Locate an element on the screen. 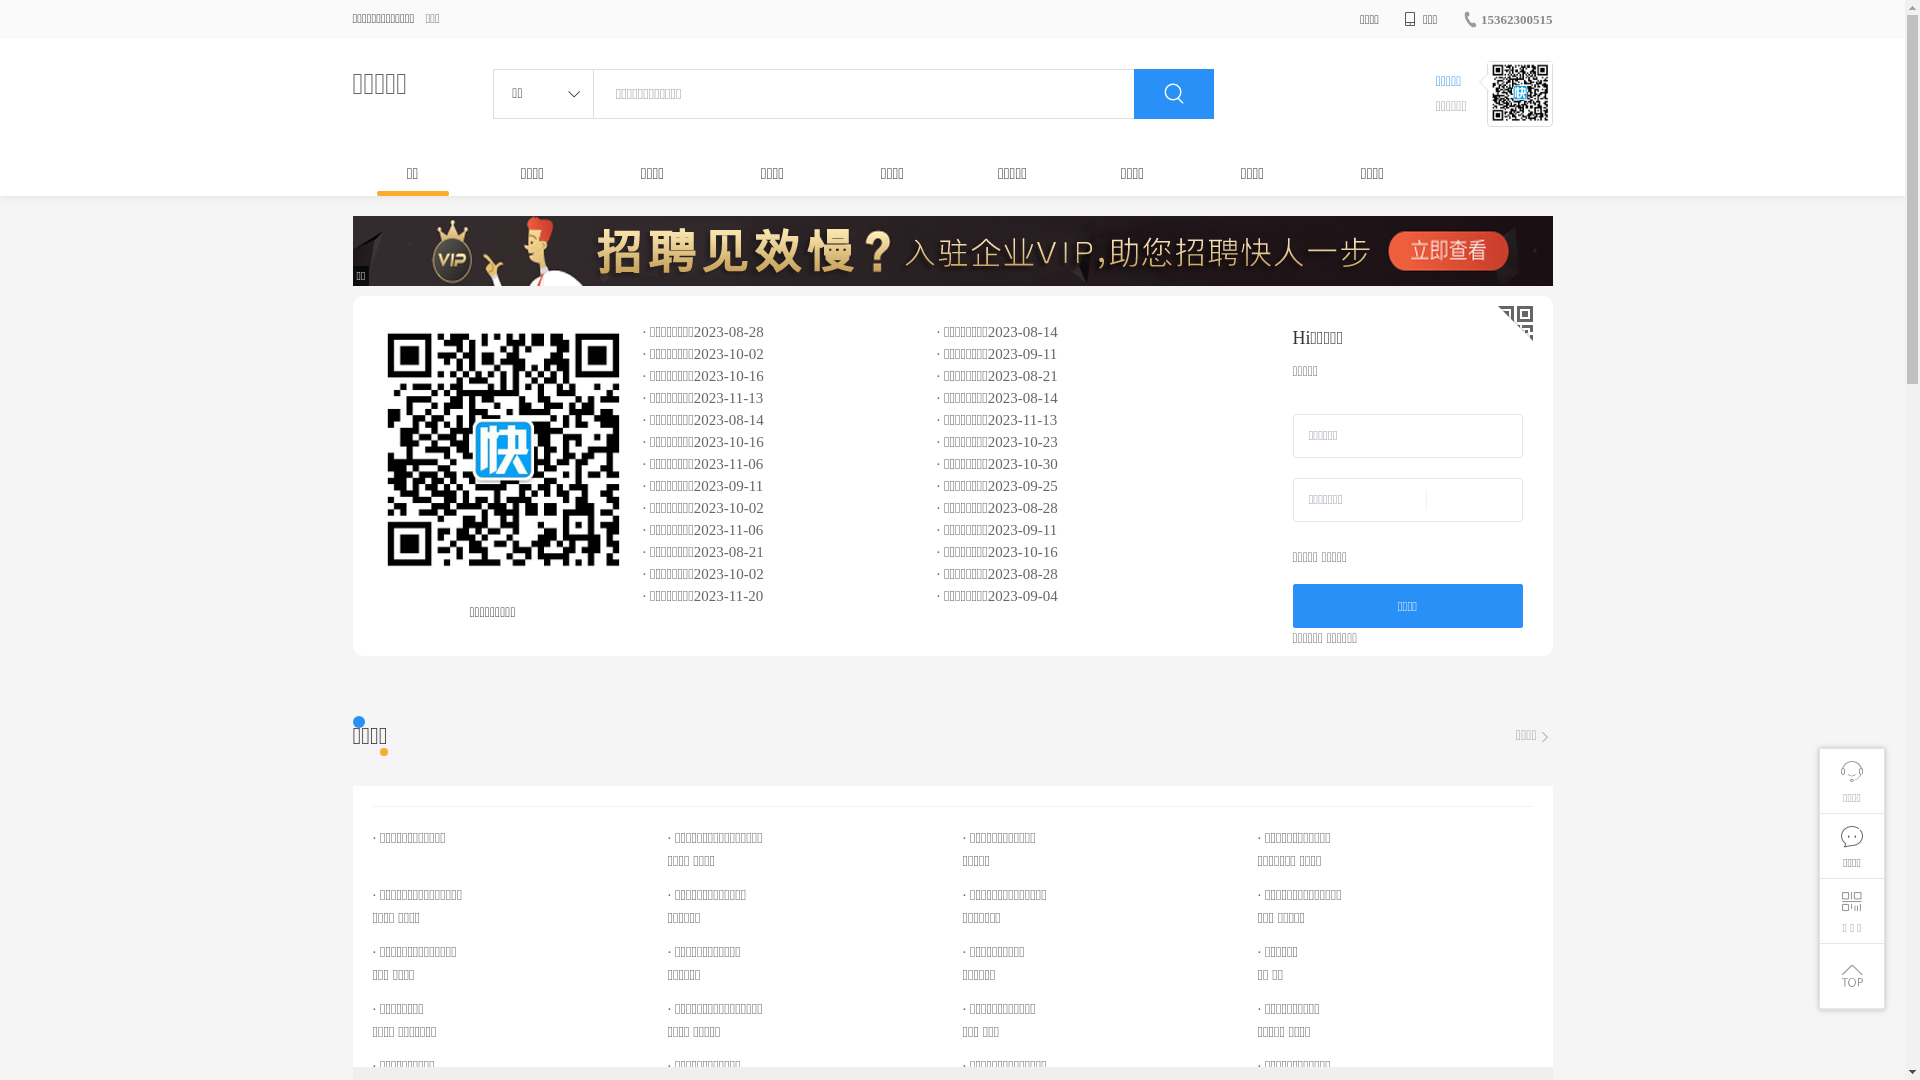 The width and height of the screenshot is (1920, 1080). '15362300515' is located at coordinates (1507, 19).